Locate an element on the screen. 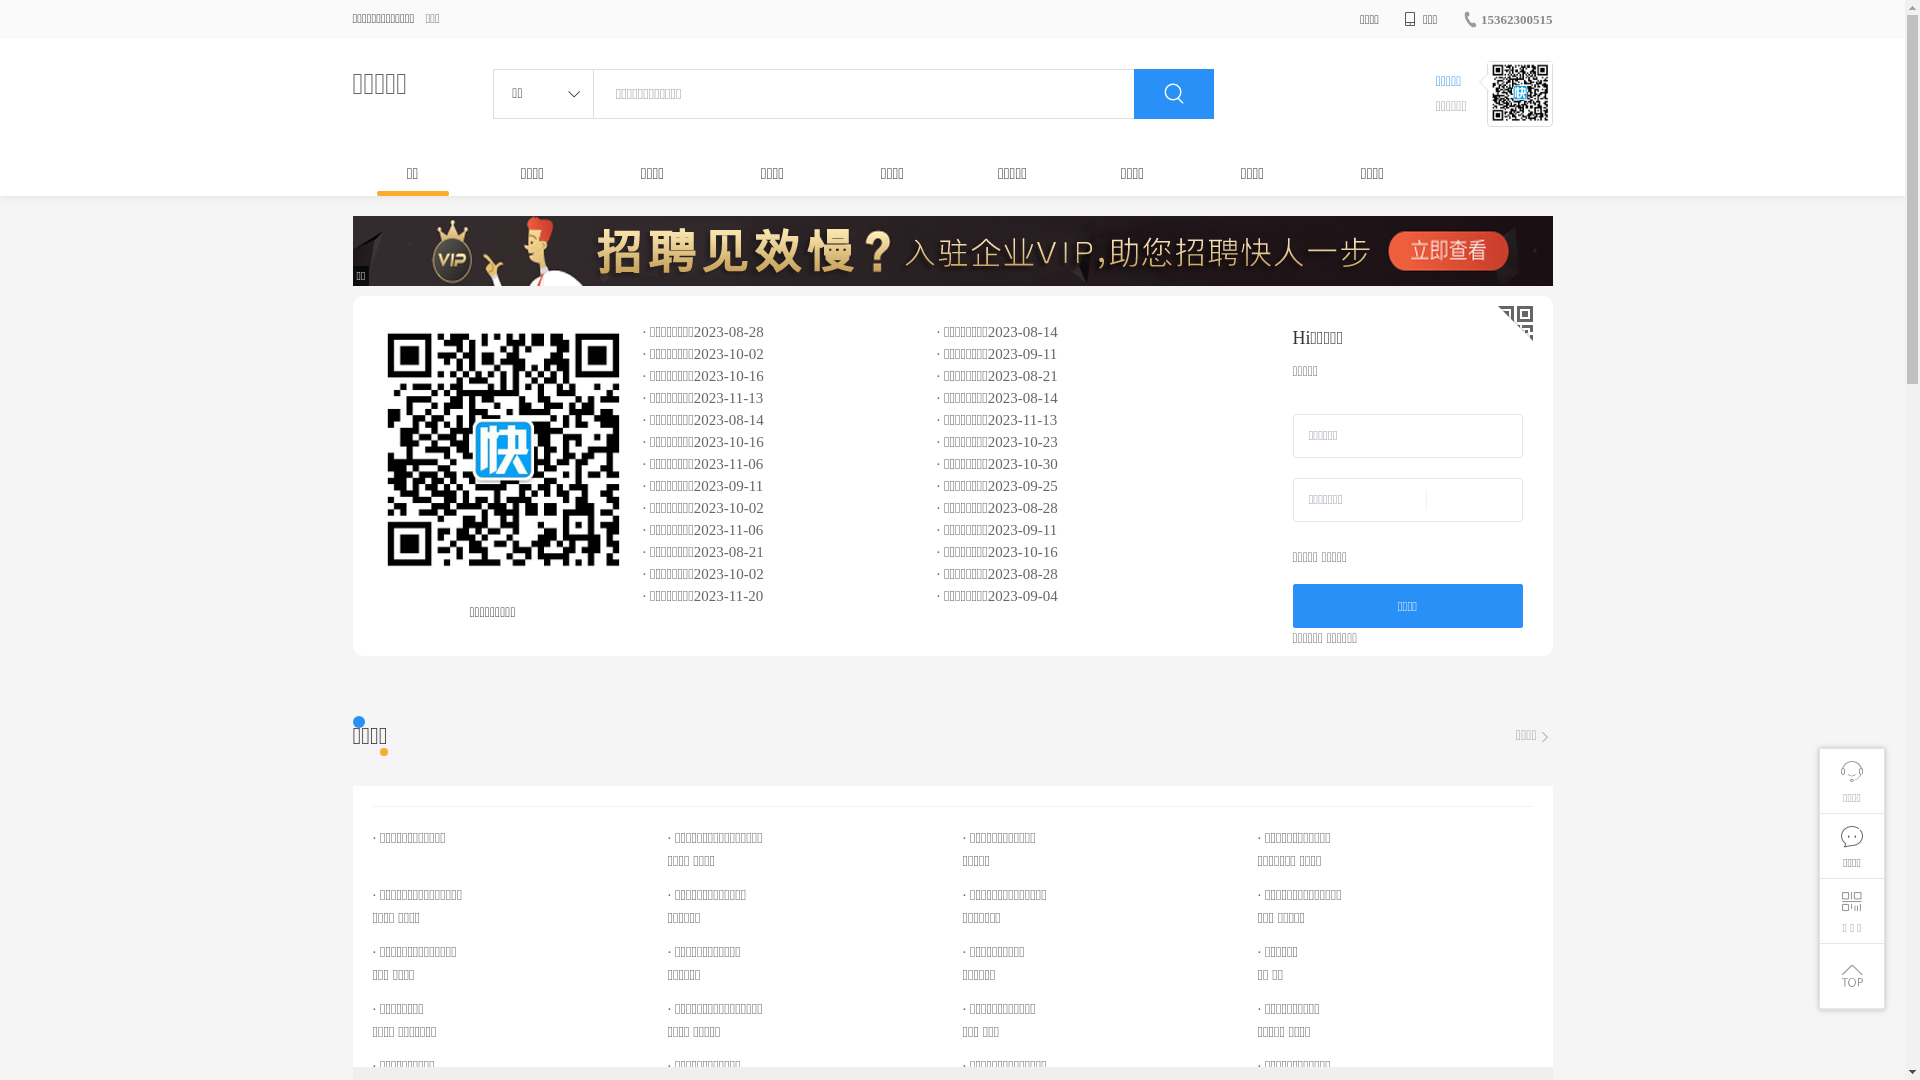 The width and height of the screenshot is (1920, 1080). '15362300515' is located at coordinates (1507, 19).